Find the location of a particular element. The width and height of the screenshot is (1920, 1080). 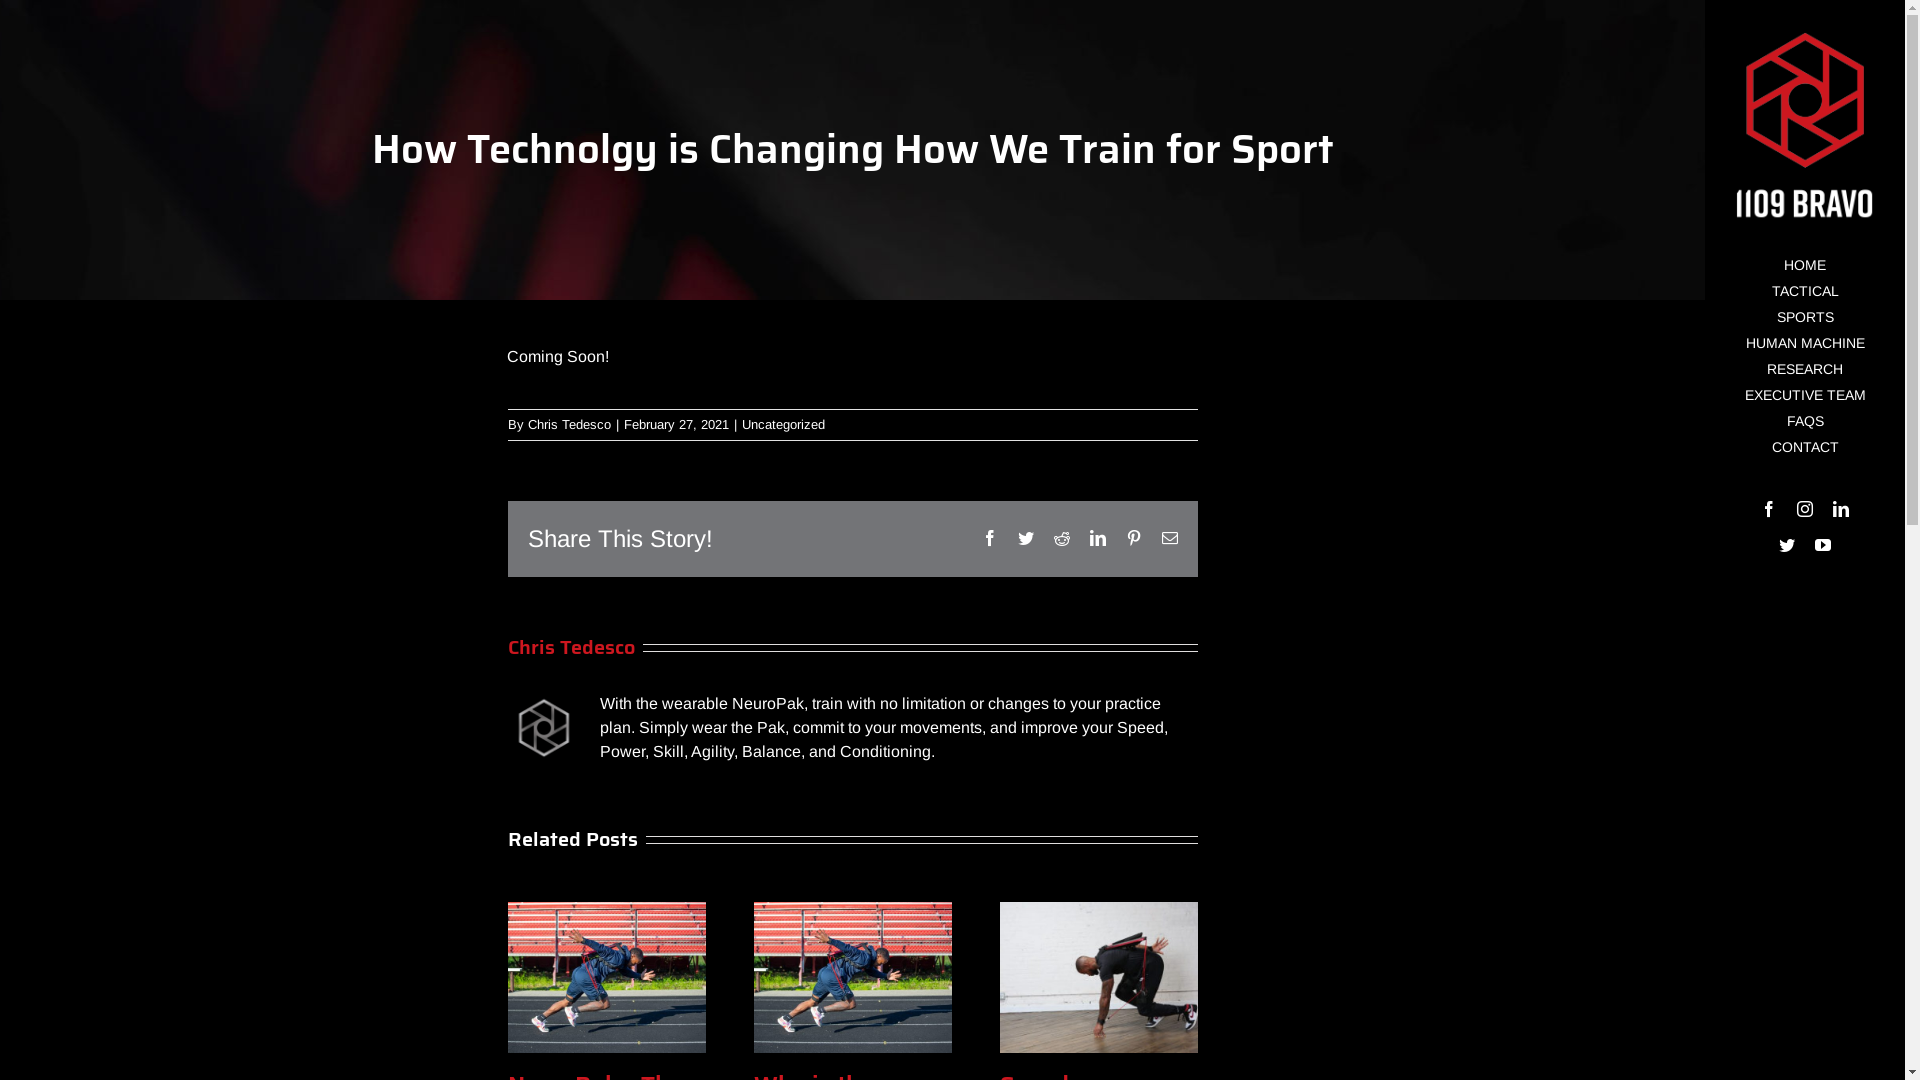

'Twitter' is located at coordinates (1786, 544).